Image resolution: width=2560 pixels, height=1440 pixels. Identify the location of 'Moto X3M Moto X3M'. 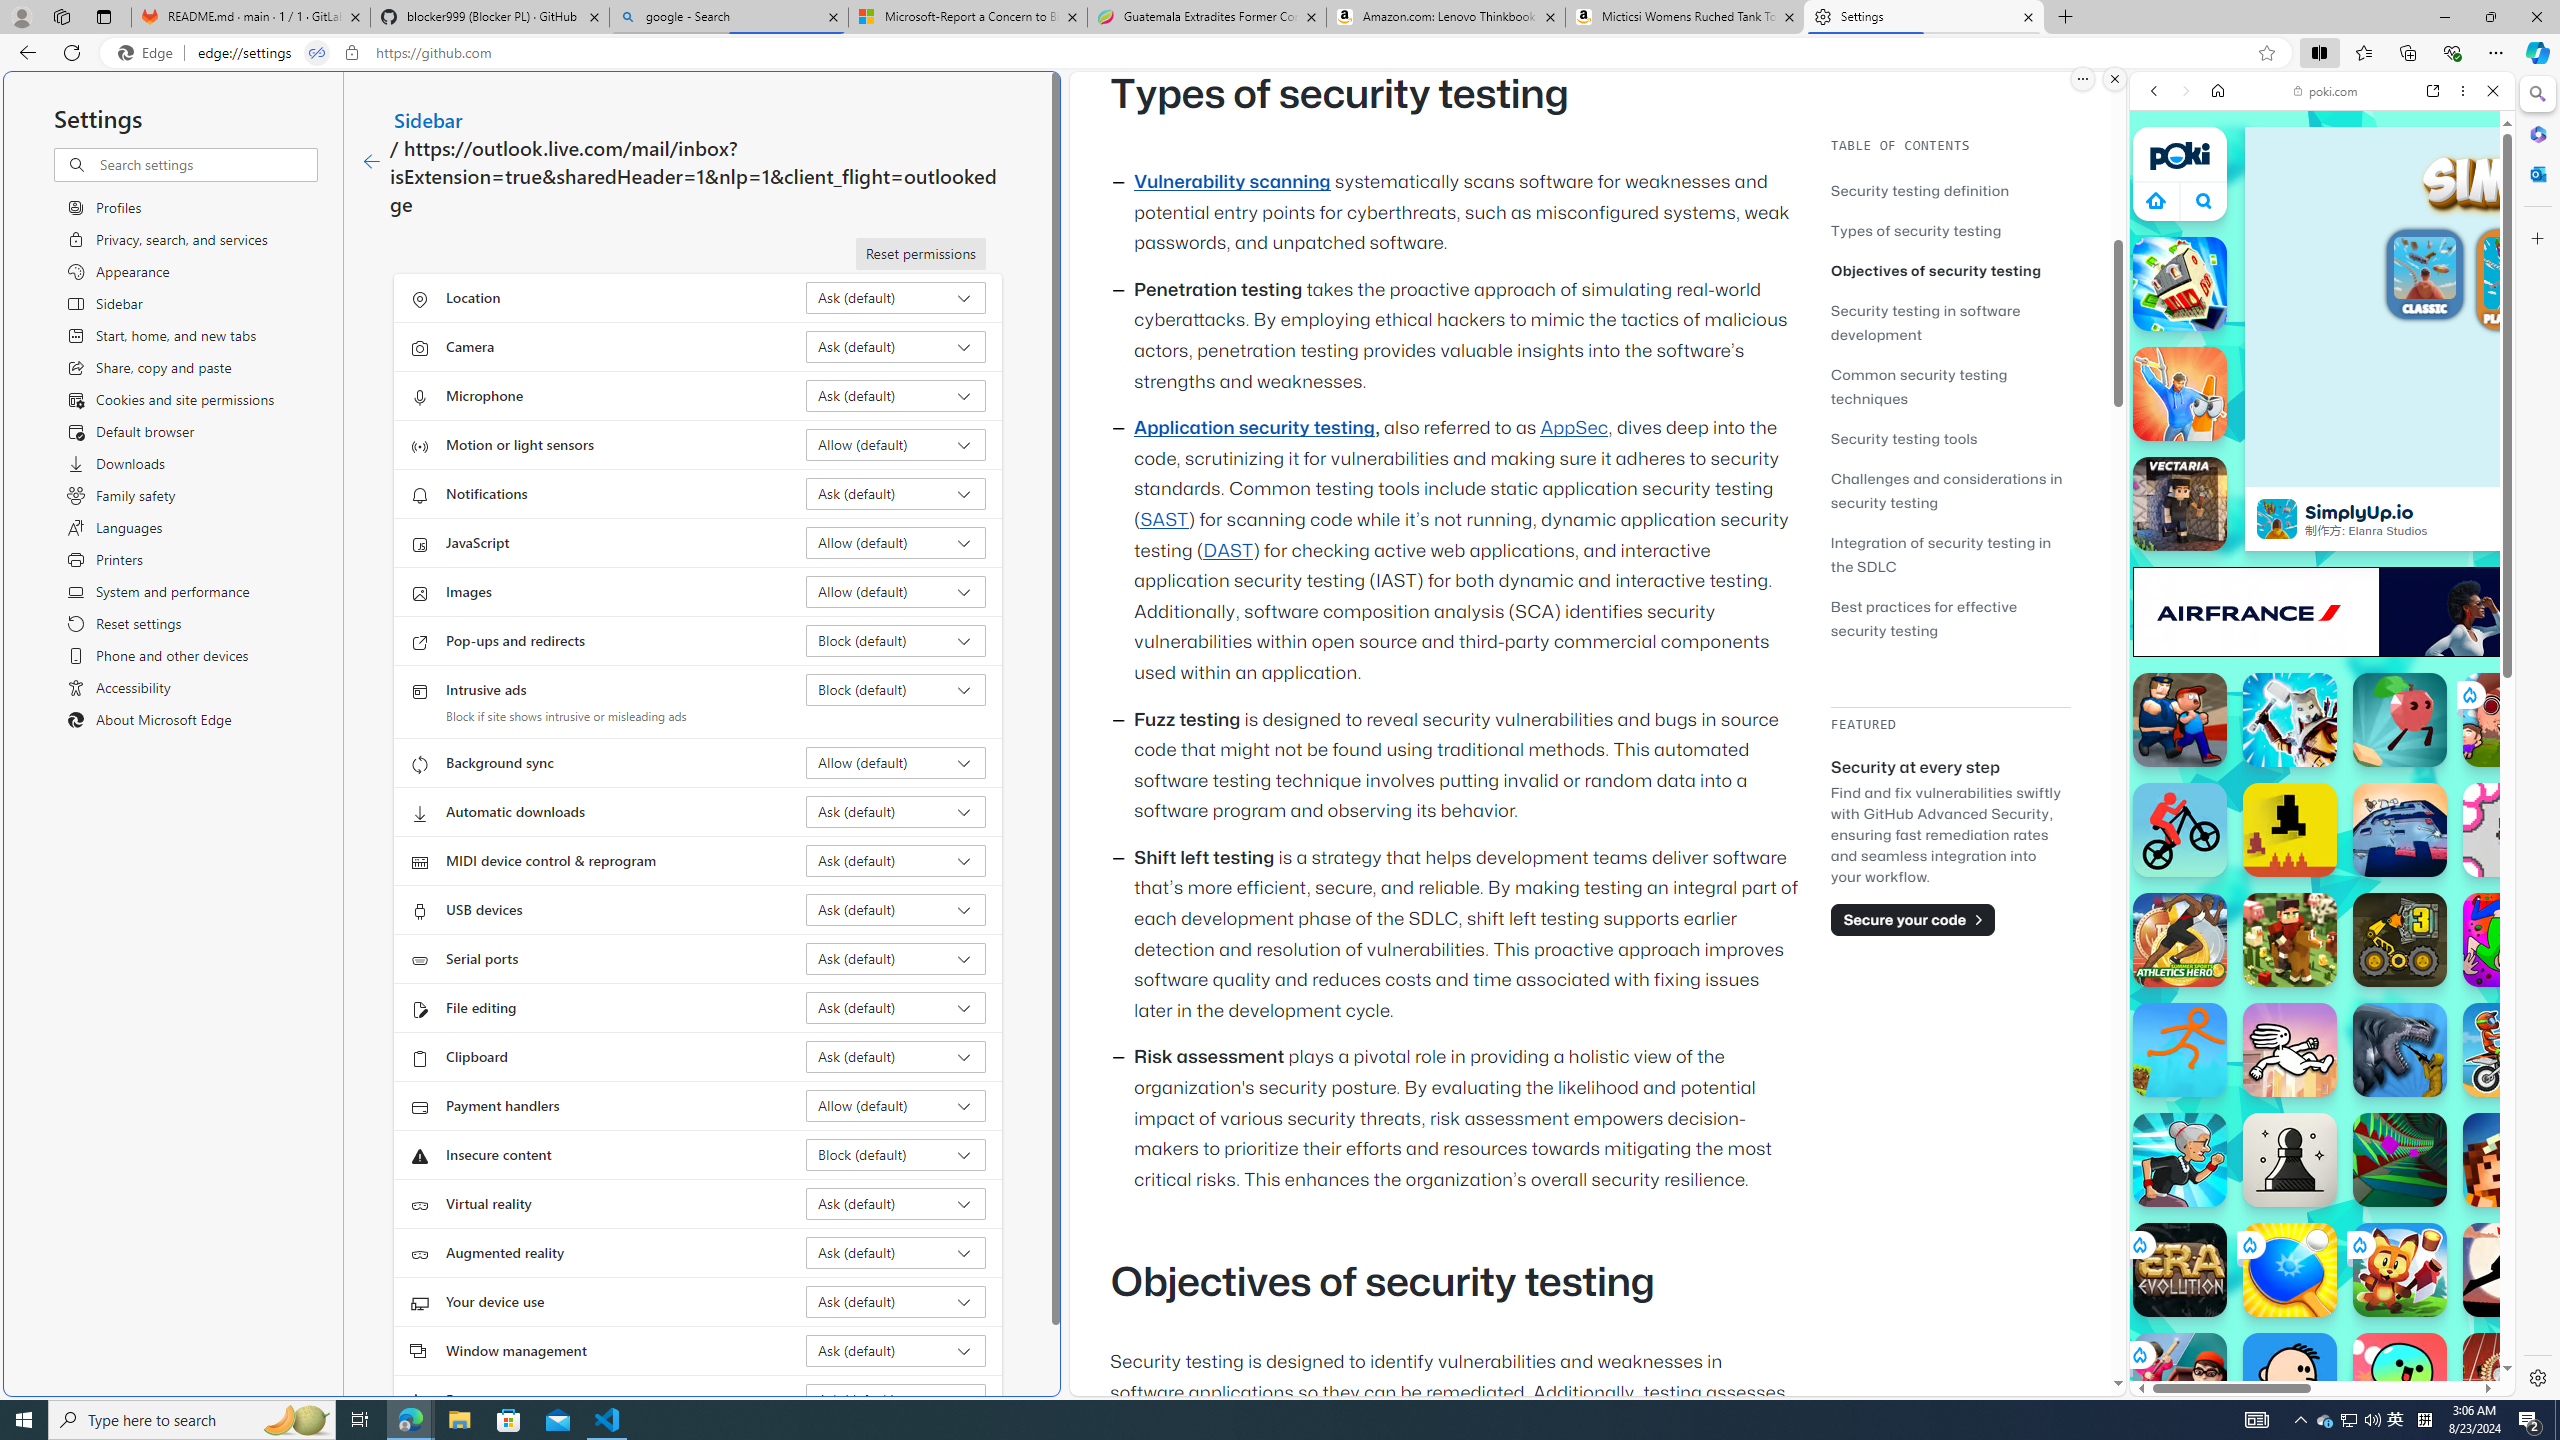
(2510, 1049).